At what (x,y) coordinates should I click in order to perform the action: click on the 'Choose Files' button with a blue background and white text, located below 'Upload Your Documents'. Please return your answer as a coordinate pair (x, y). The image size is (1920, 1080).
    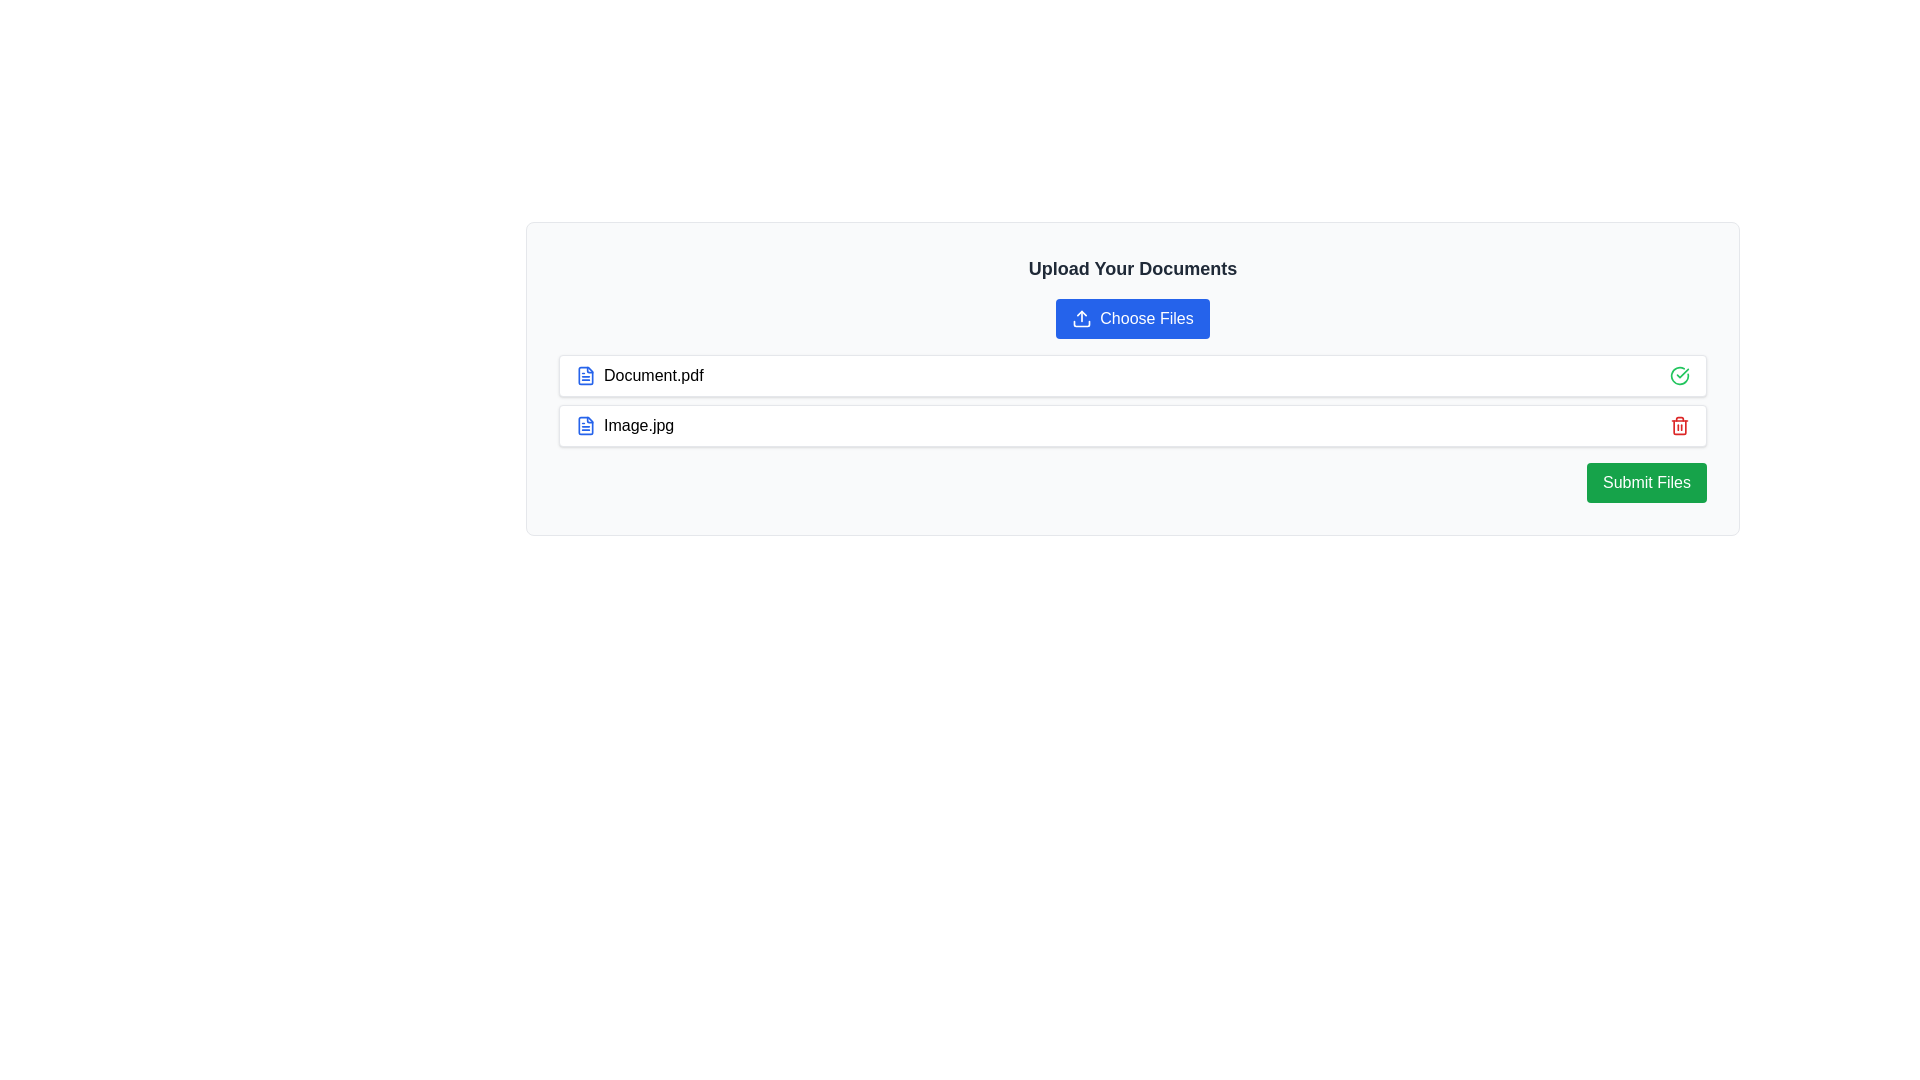
    Looking at the image, I should click on (1132, 318).